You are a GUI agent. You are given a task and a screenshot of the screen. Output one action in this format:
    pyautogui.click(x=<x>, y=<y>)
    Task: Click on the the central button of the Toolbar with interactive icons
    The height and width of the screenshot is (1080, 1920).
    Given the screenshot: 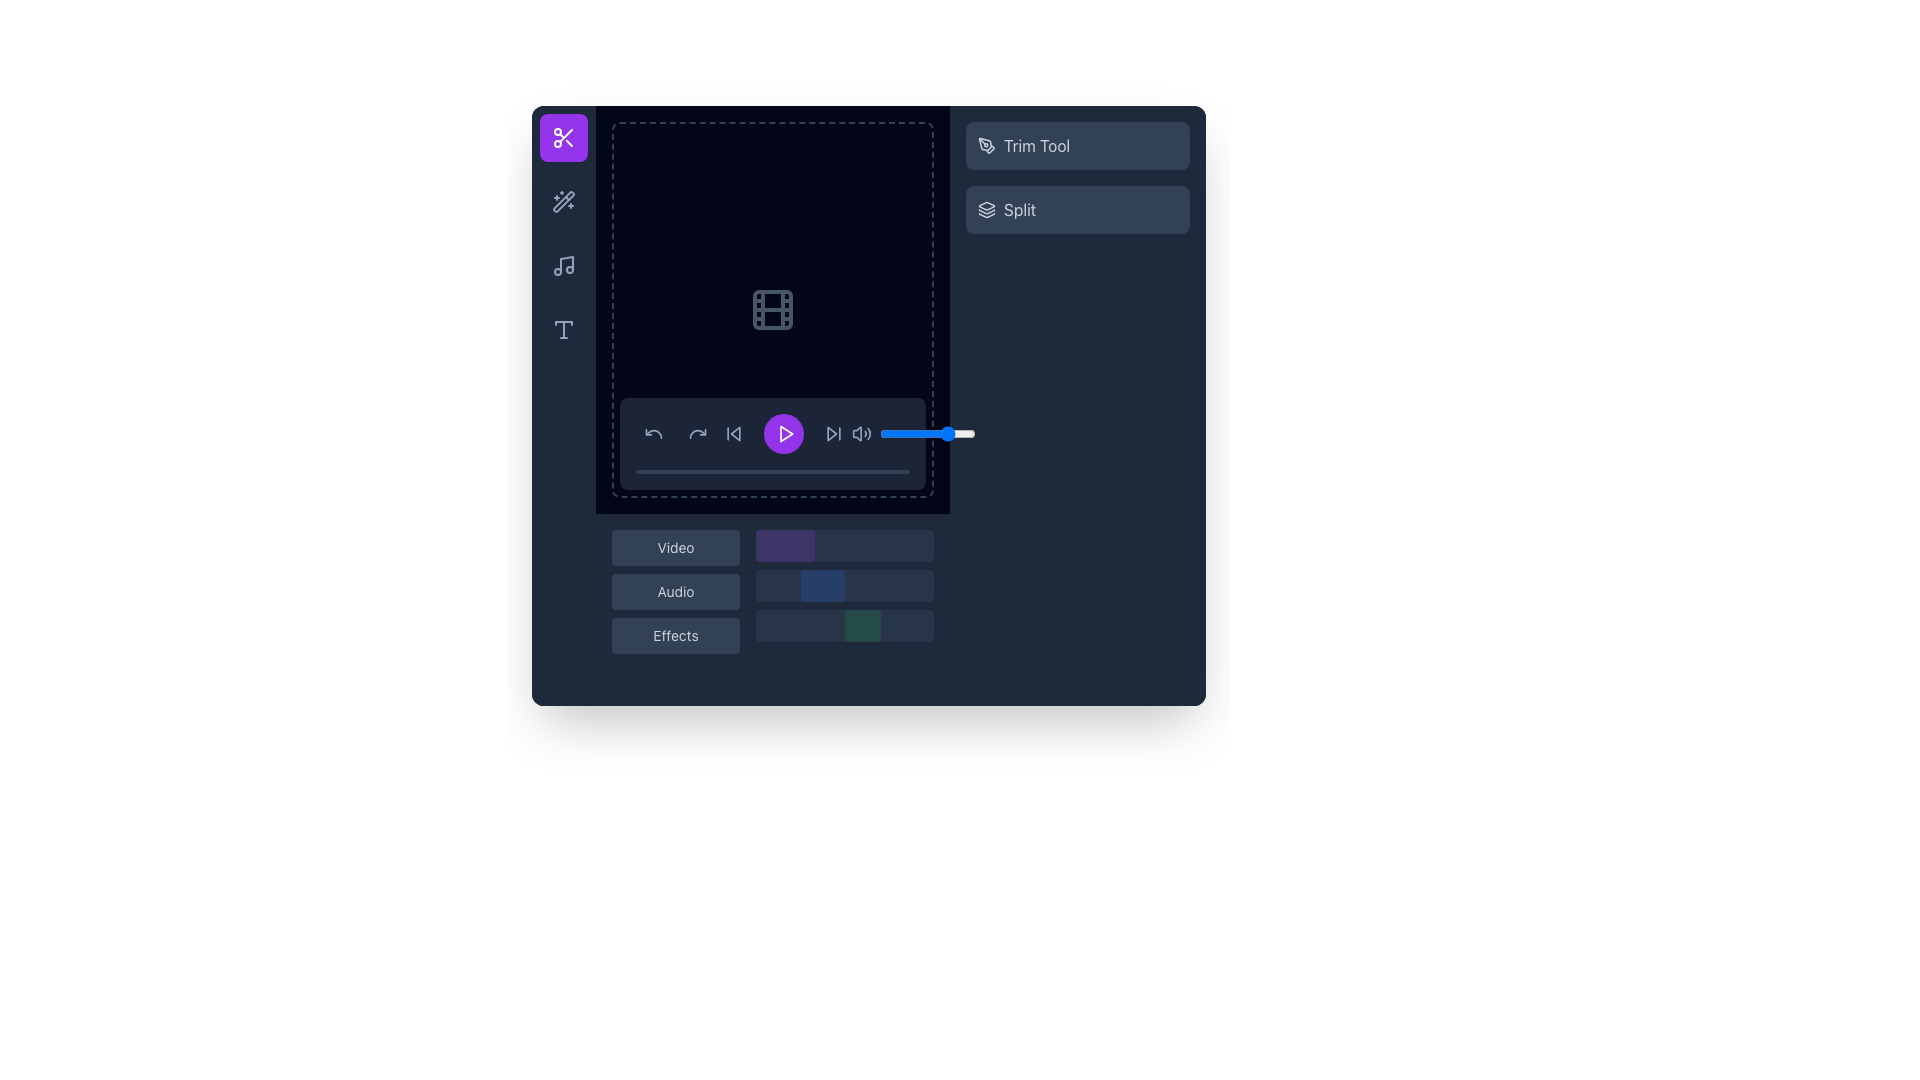 What is the action you would take?
    pyautogui.click(x=676, y=433)
    